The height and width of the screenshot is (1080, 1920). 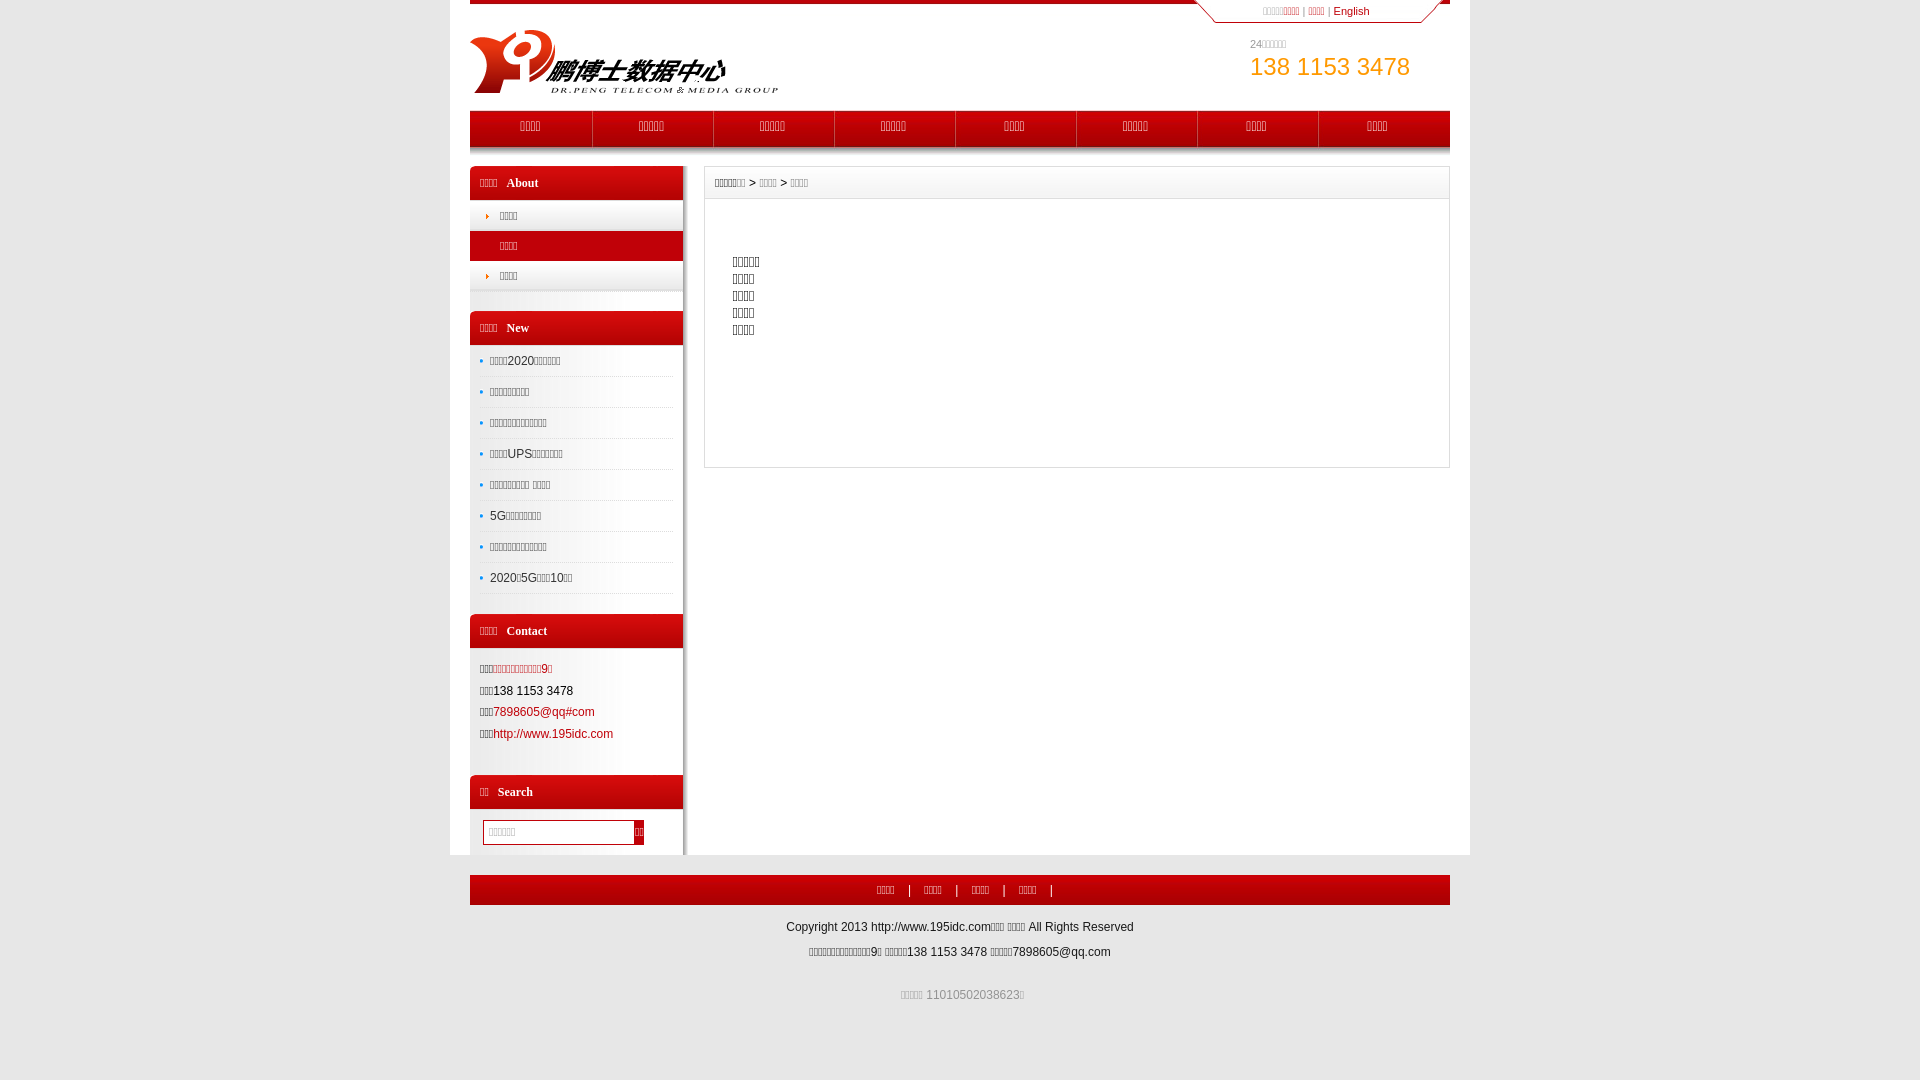 What do you see at coordinates (1352, 11) in the screenshot?
I see `'English'` at bounding box center [1352, 11].